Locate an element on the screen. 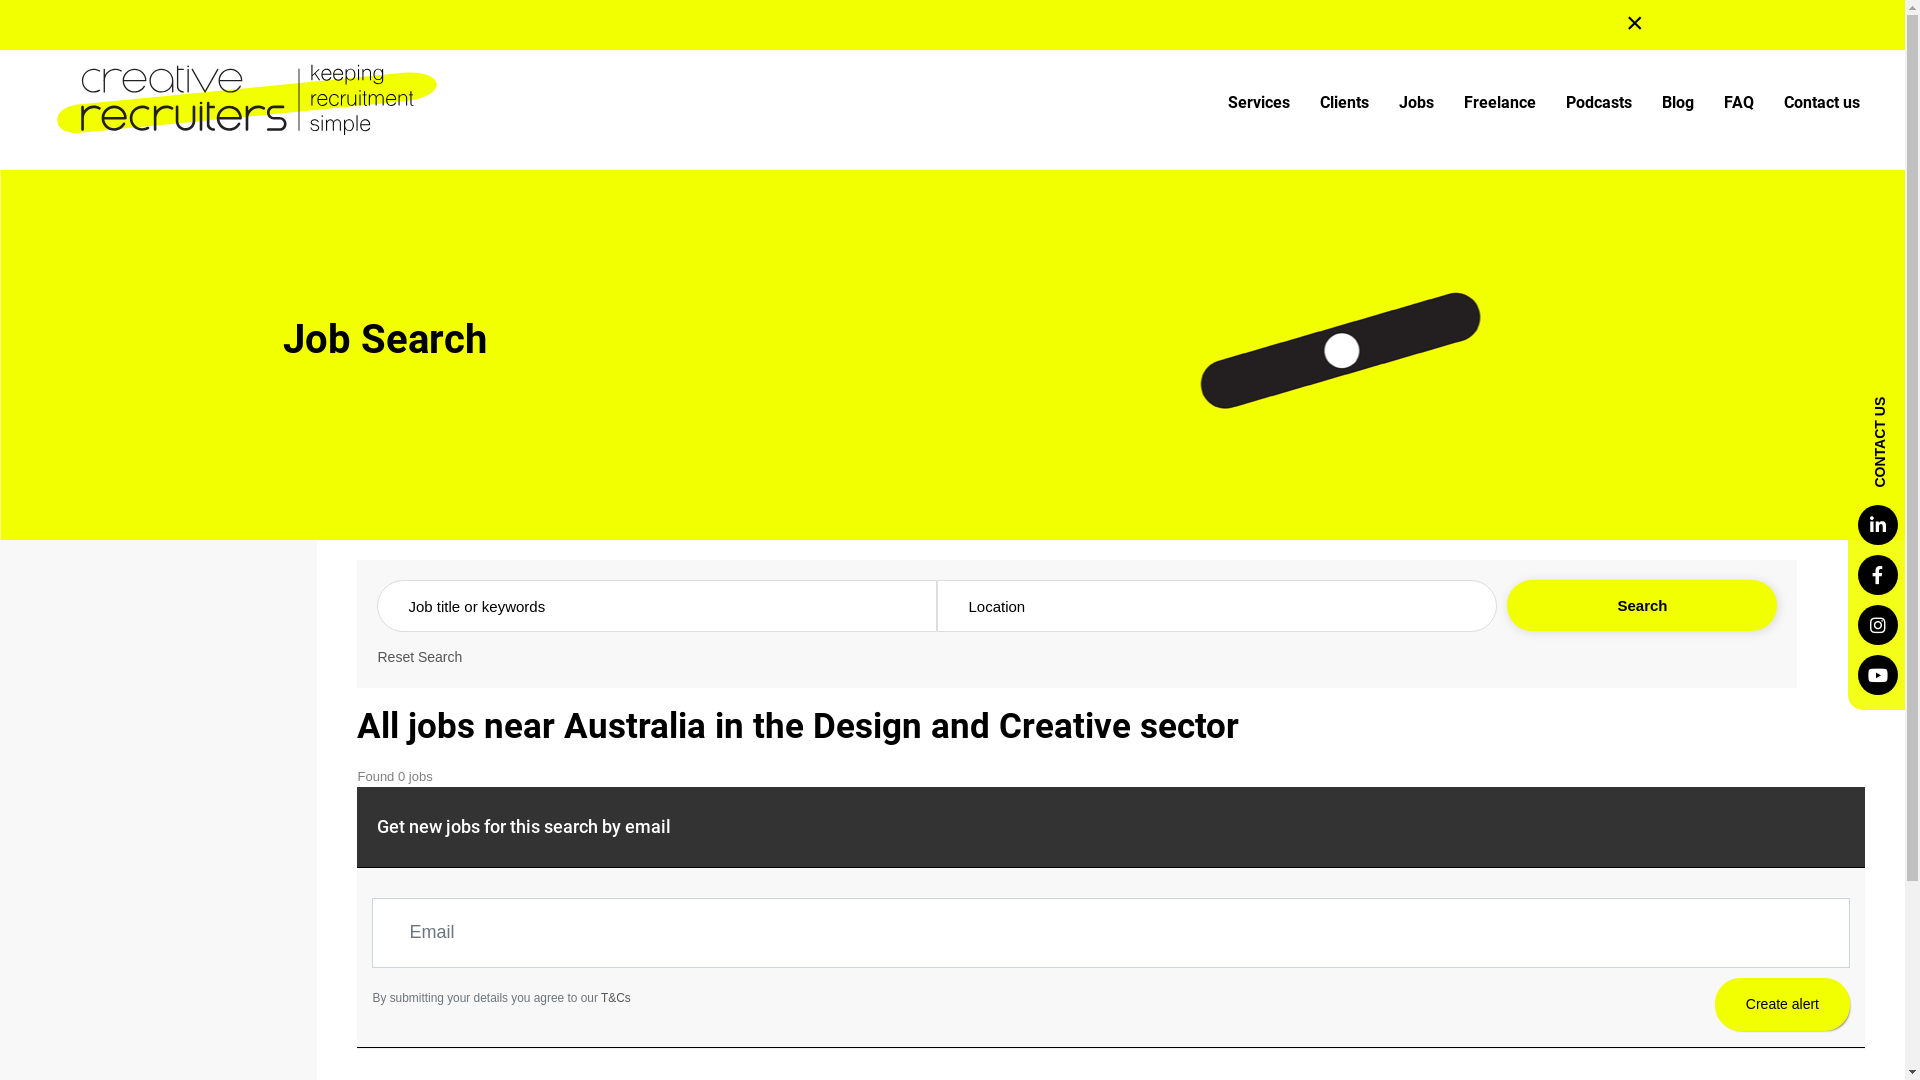  'Reset Search' is located at coordinates (418, 656).